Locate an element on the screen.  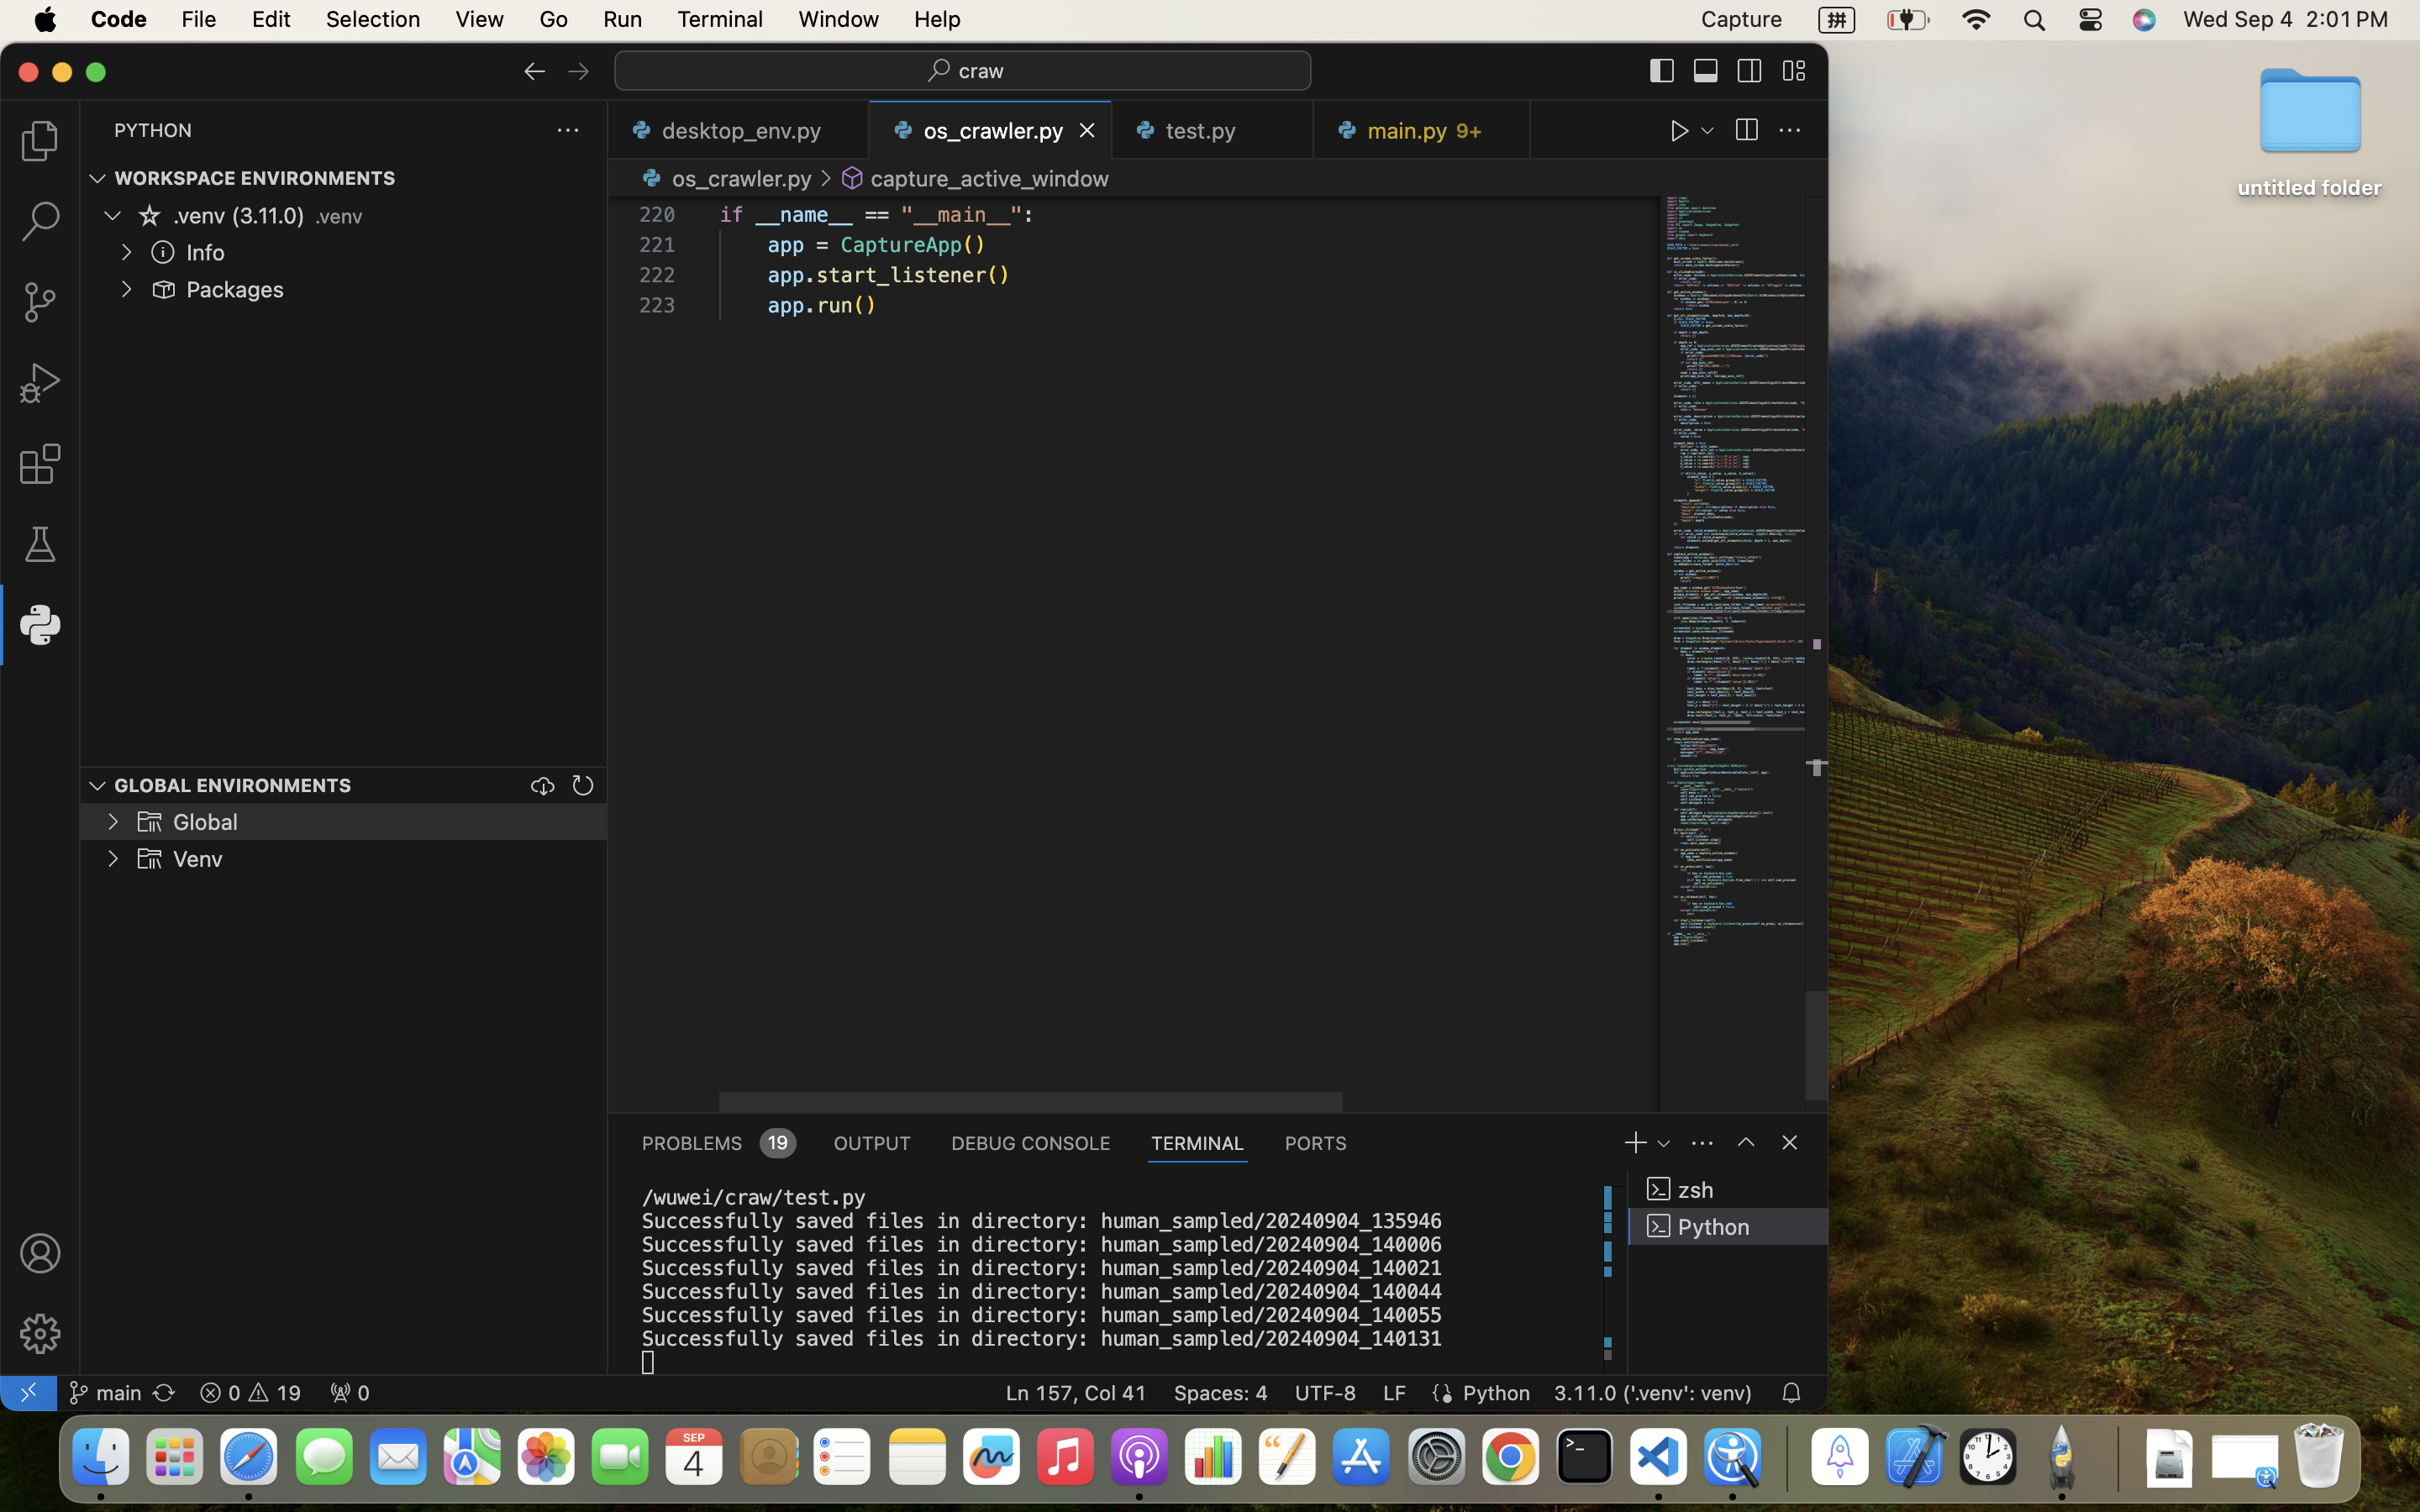
'0 ' is located at coordinates (39, 464).